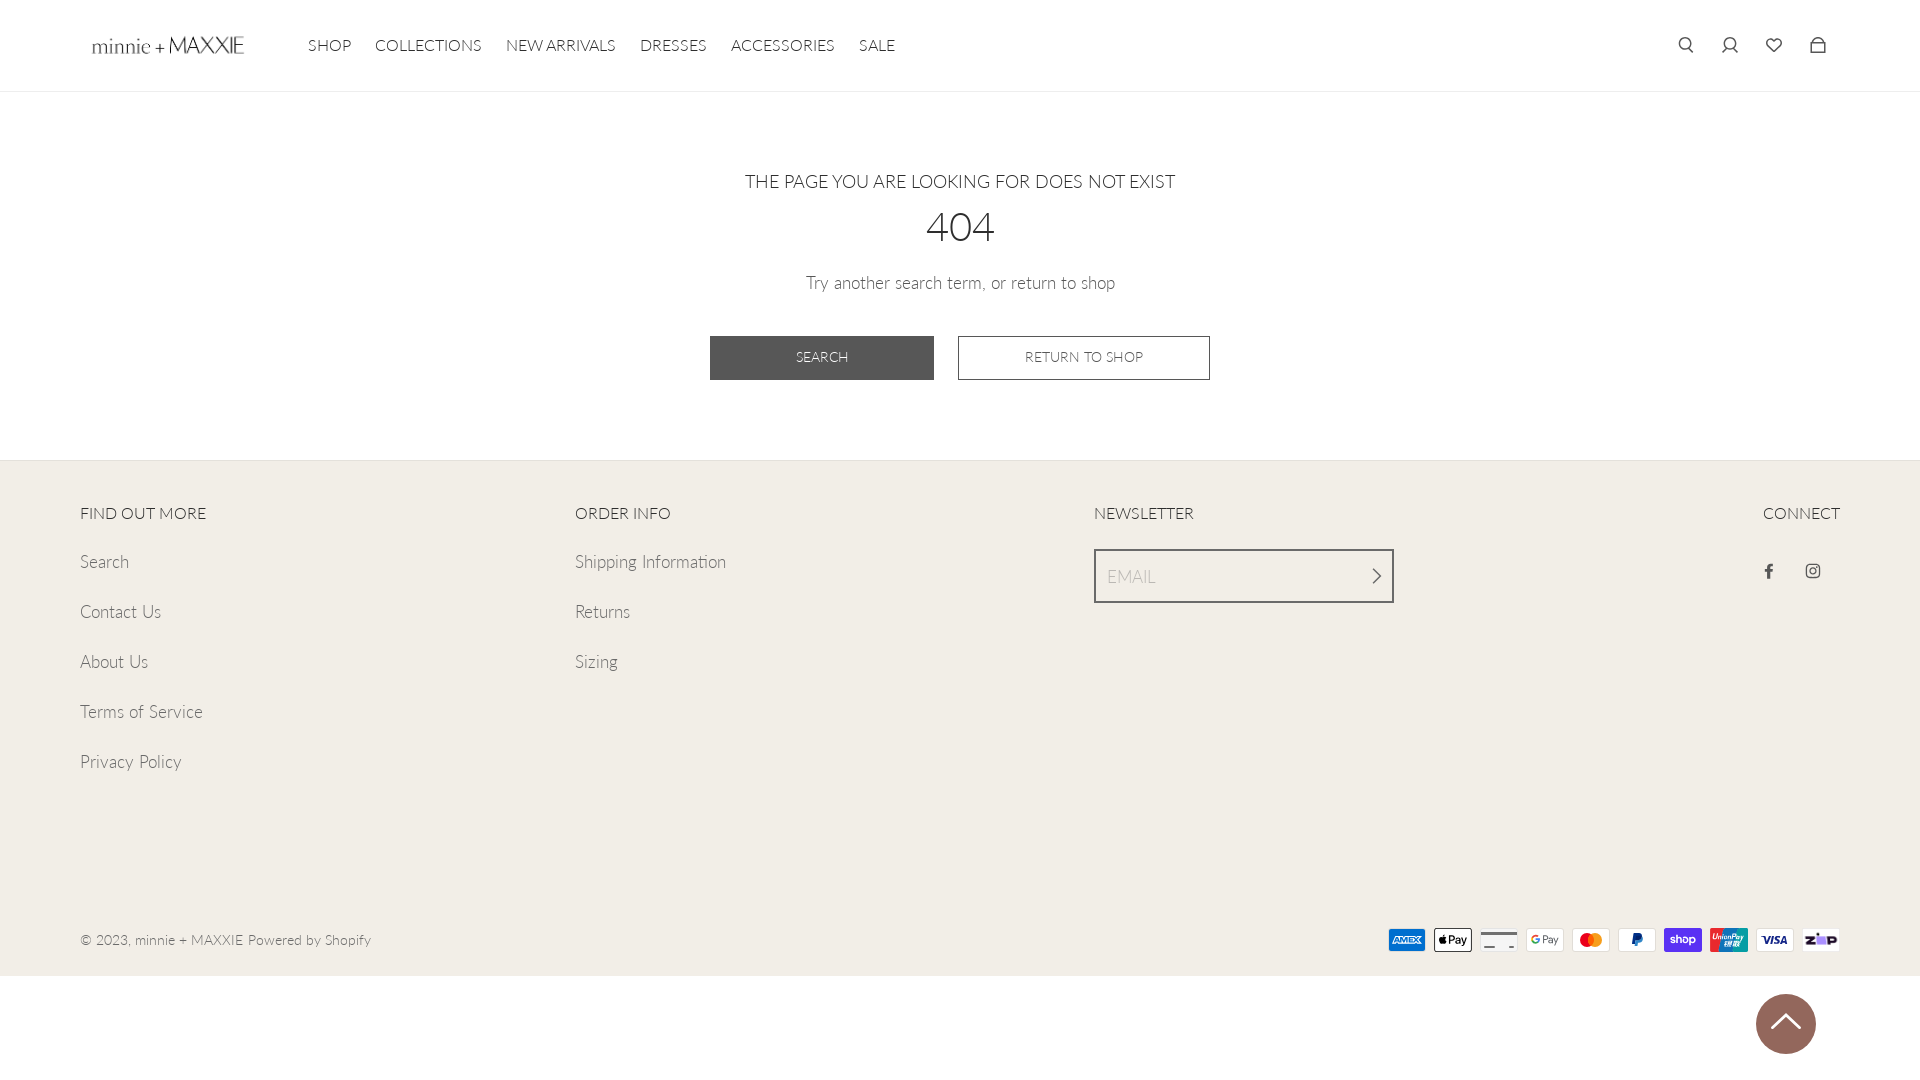 The height and width of the screenshot is (1080, 1920). What do you see at coordinates (574, 562) in the screenshot?
I see `'Shipping Information'` at bounding box center [574, 562].